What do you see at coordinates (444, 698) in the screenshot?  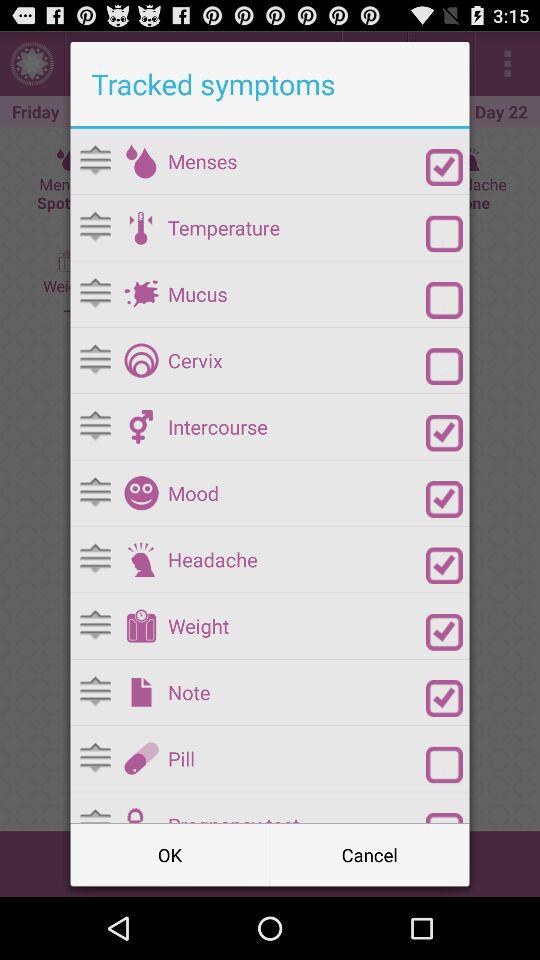 I see `note option` at bounding box center [444, 698].